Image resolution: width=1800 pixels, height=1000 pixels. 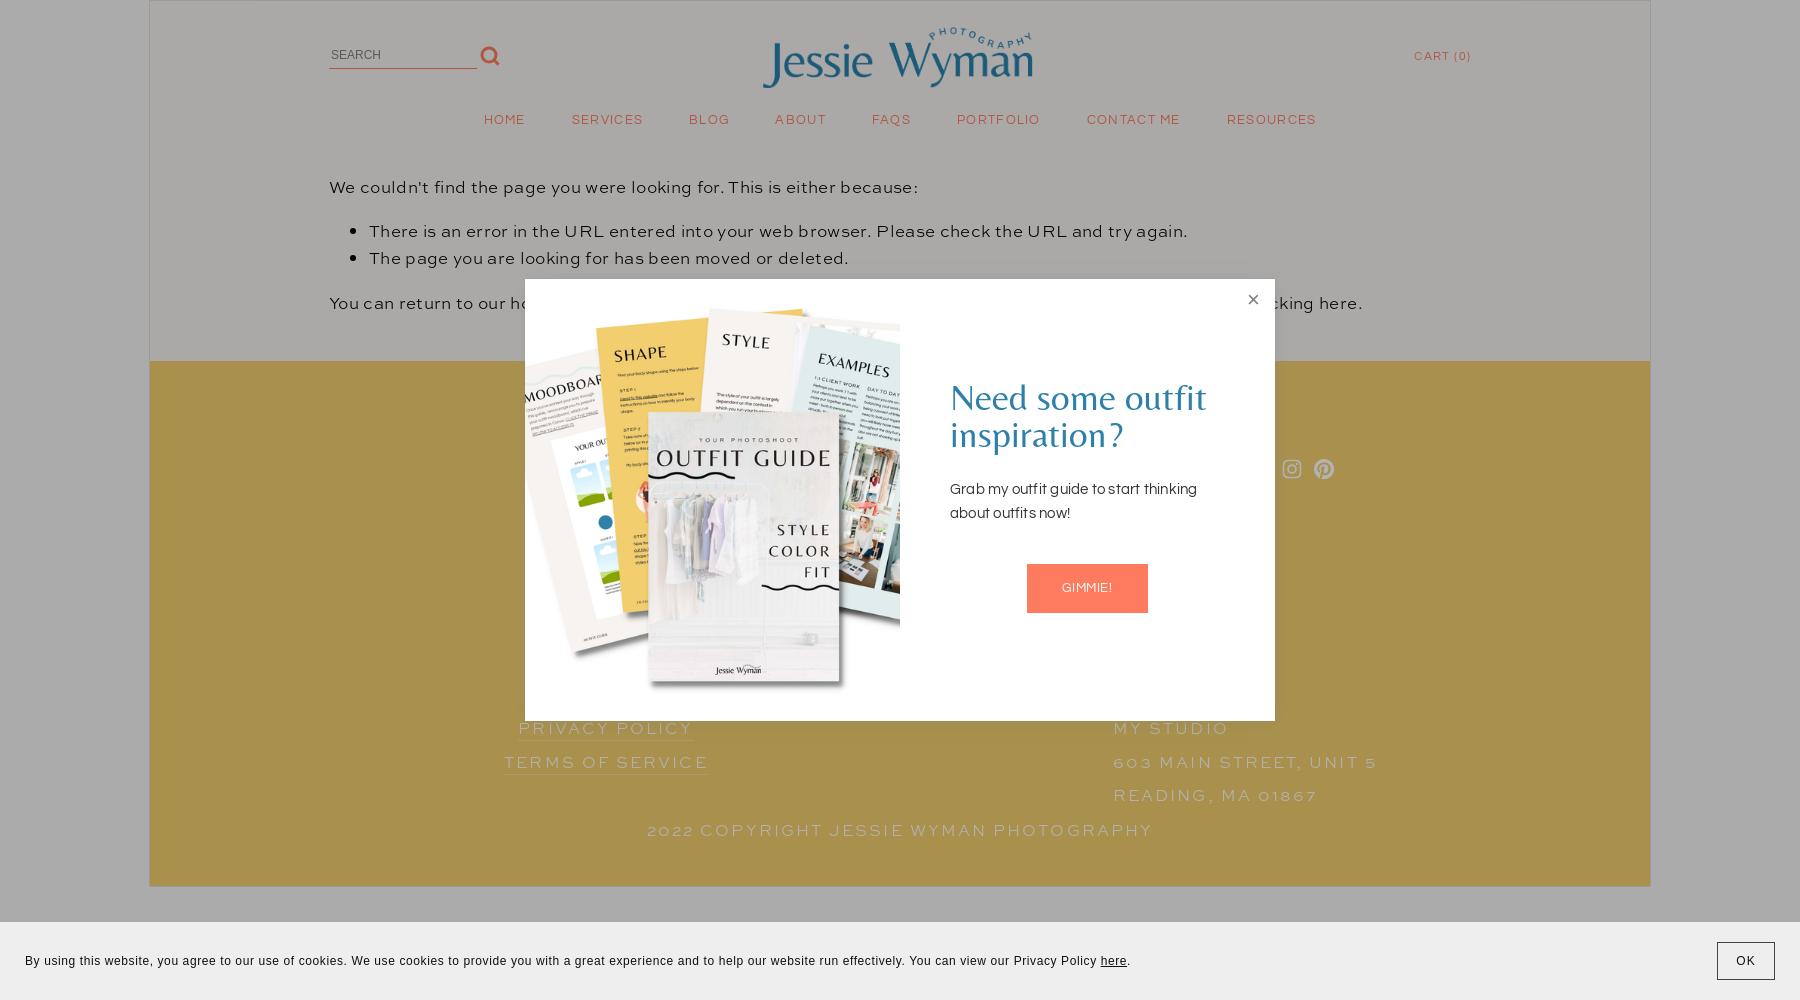 I want to click on 'There is an error in the URL entered into your web browser. Please check the URL and try again.', so click(x=369, y=229).